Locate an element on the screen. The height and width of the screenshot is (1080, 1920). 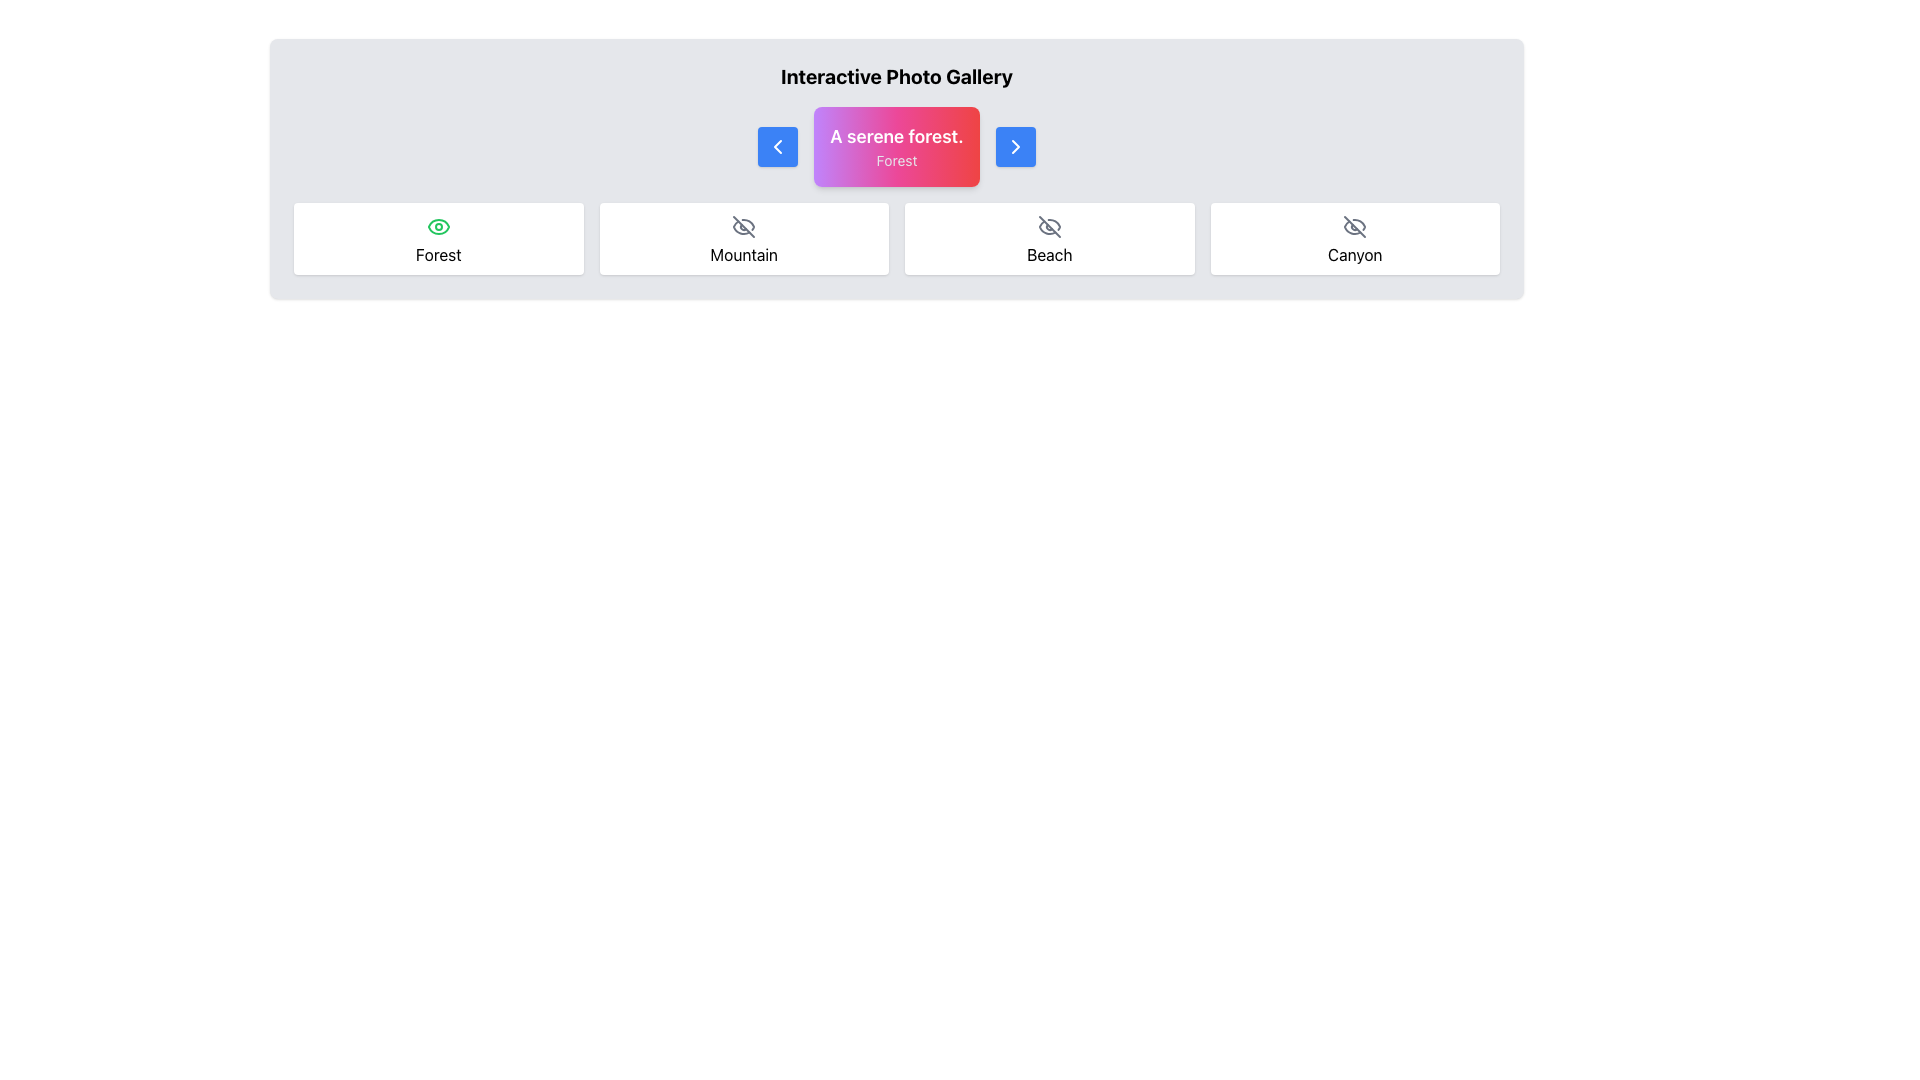
the visibility toggle button for the 'Beach' category to show or hide its content in the gallery is located at coordinates (1048, 226).